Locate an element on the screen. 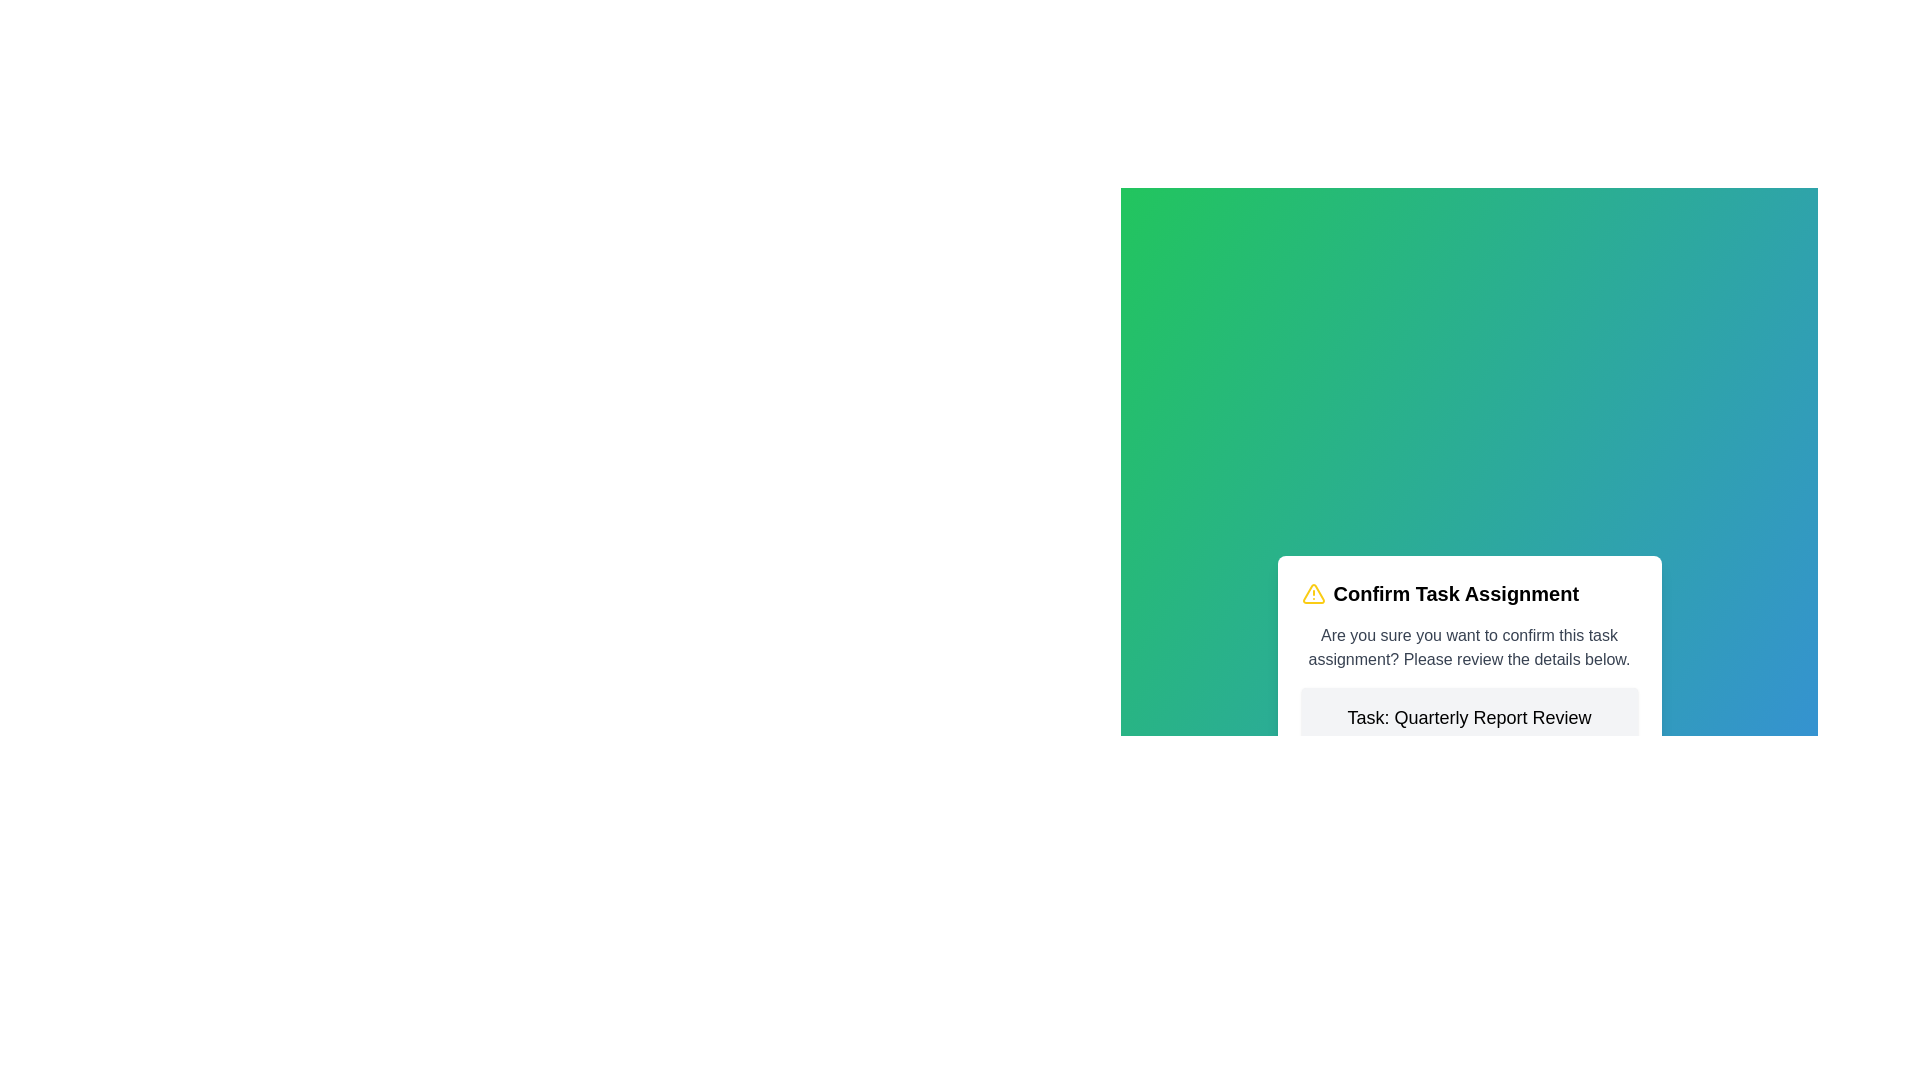 The image size is (1920, 1080). and comprehend the instructions displayed in the text paragraph that asks for confirmation of the task assignment is located at coordinates (1469, 648).